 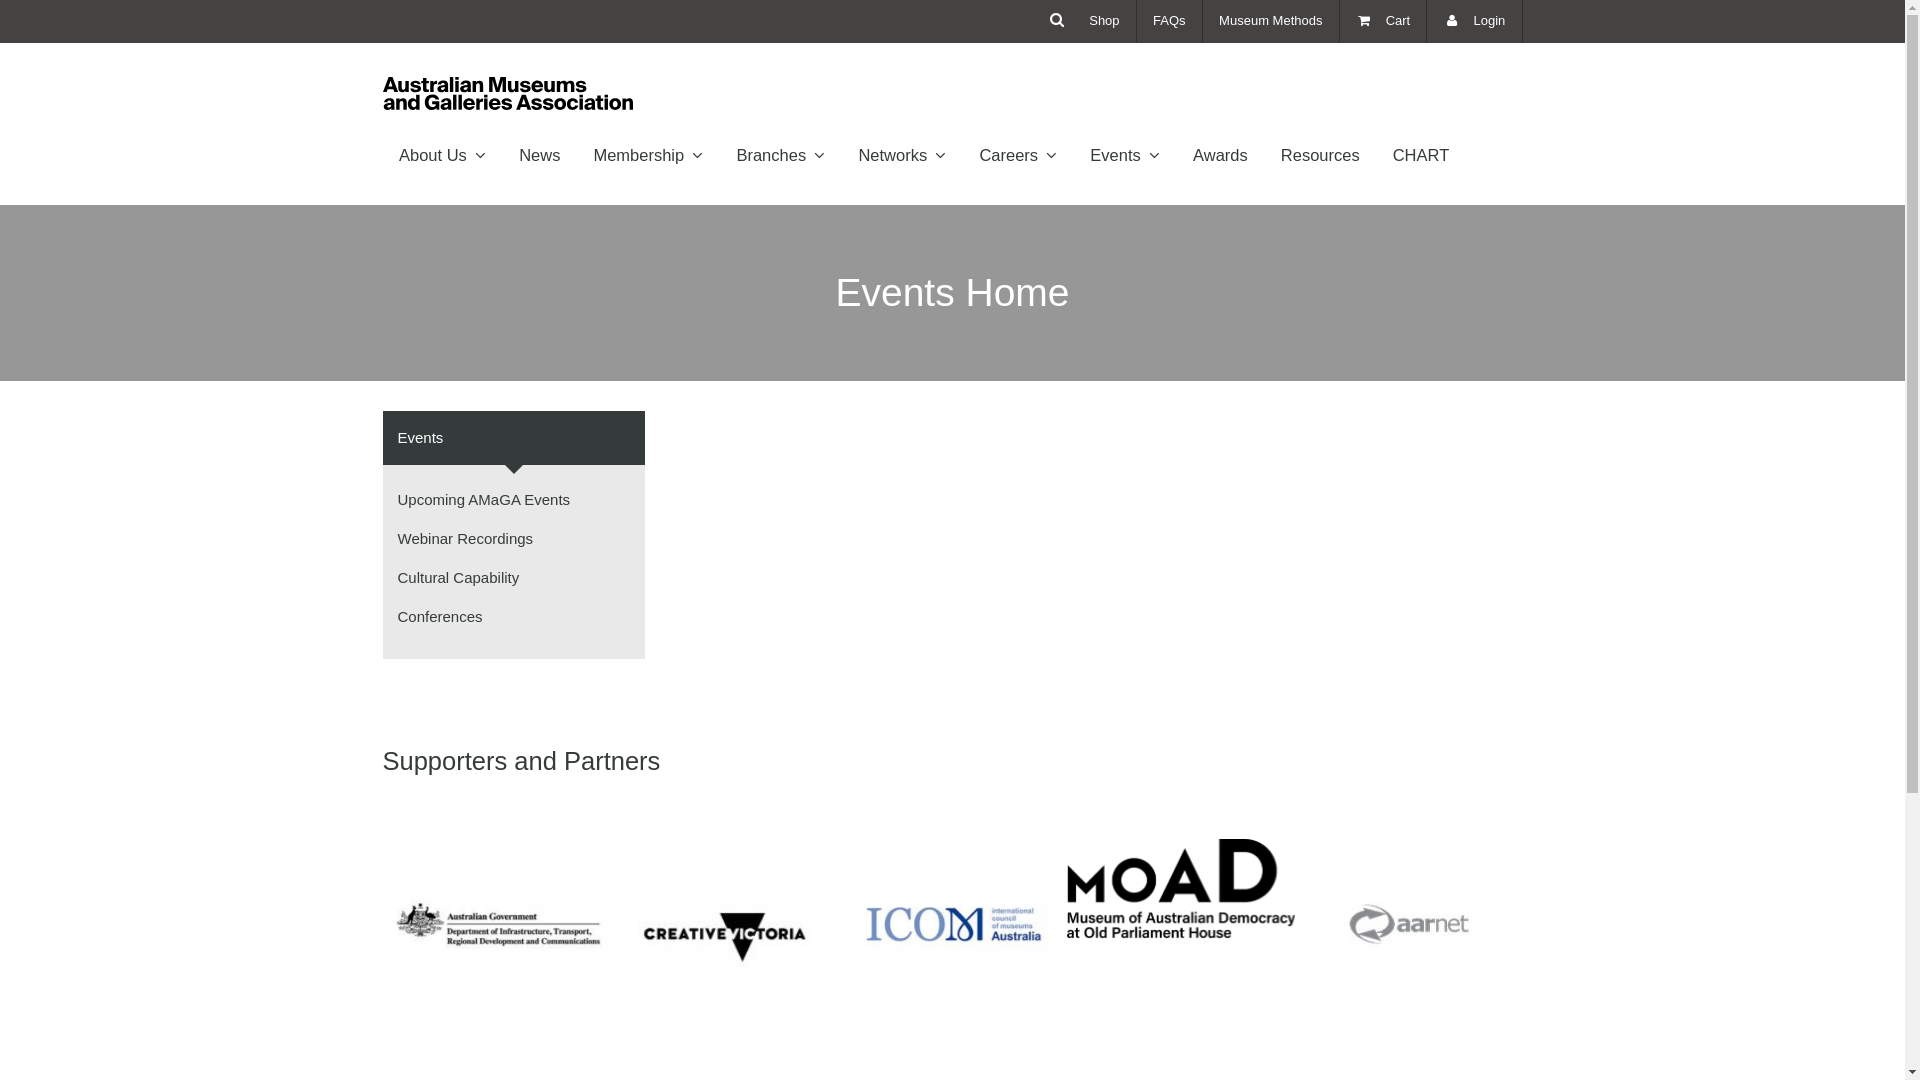 What do you see at coordinates (440, 153) in the screenshot?
I see `'About Us'` at bounding box center [440, 153].